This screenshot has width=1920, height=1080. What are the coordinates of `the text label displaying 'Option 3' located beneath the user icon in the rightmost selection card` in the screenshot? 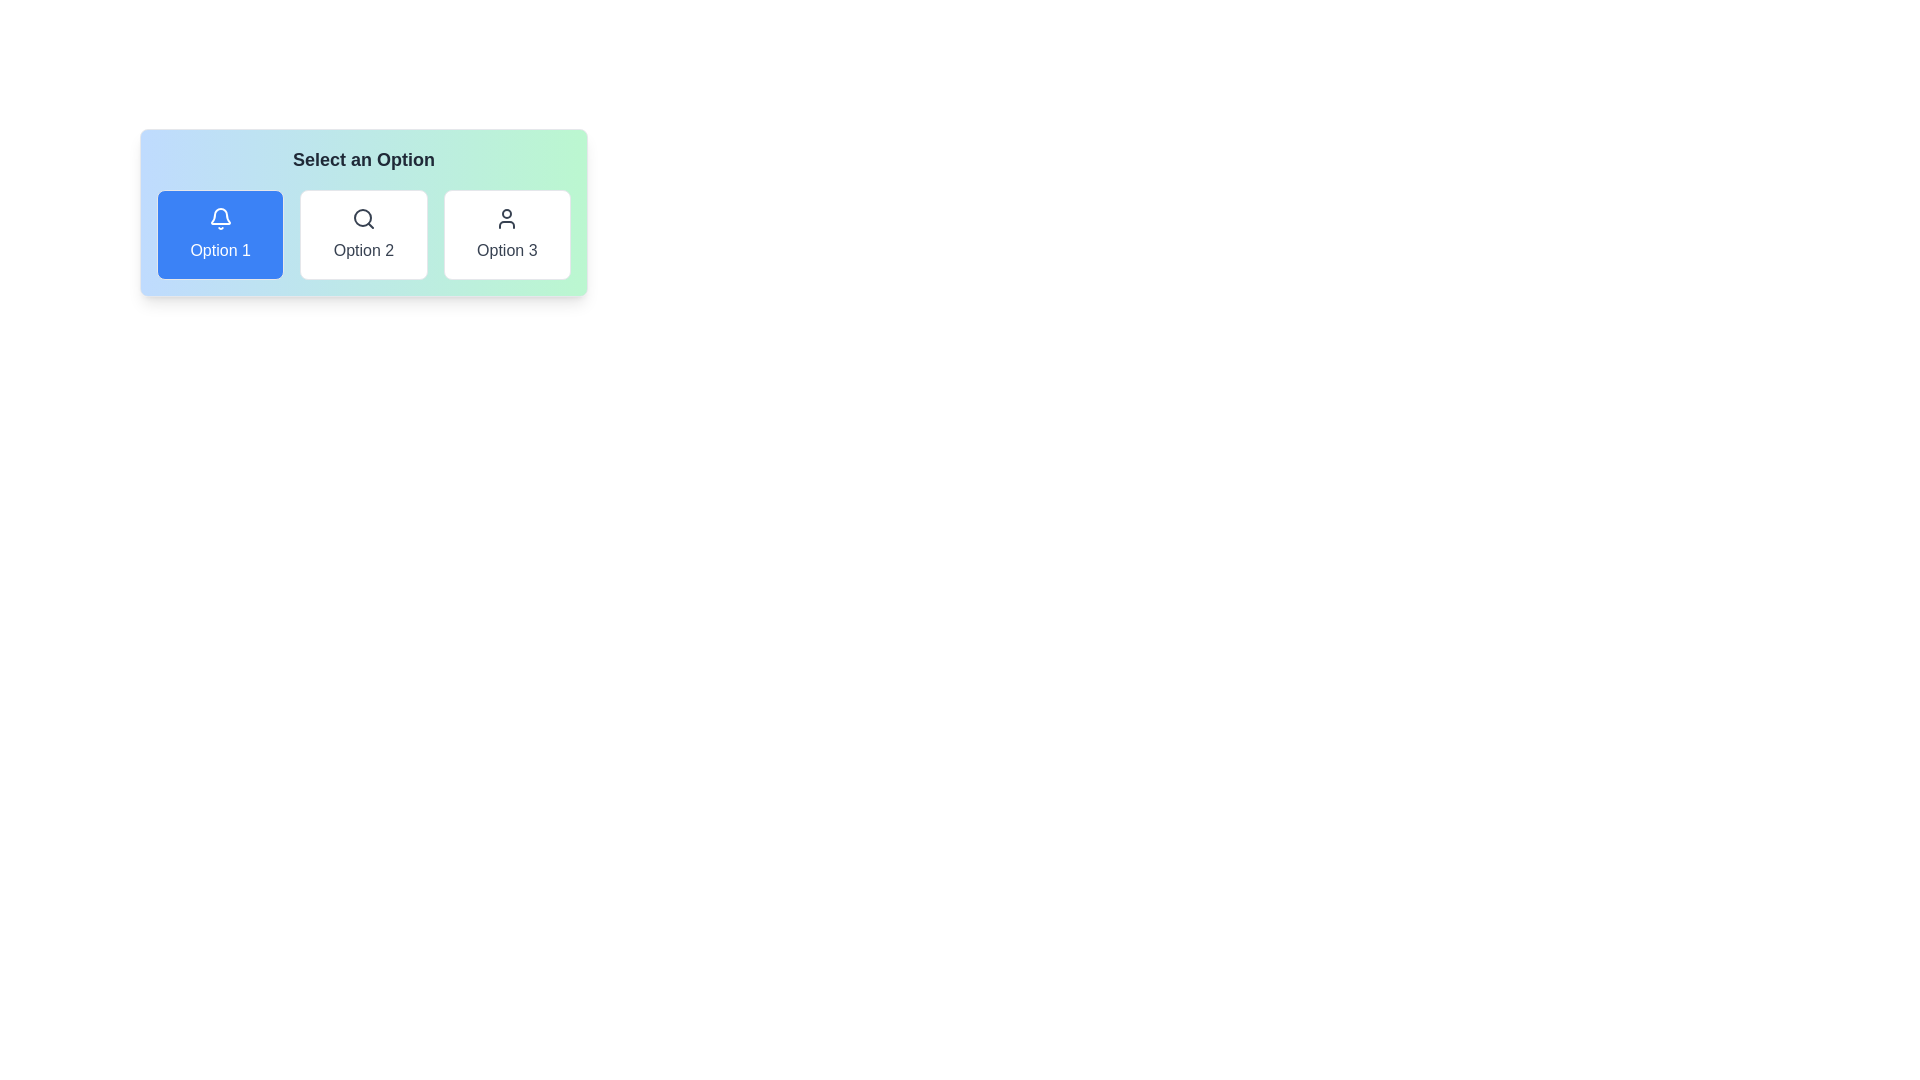 It's located at (507, 249).